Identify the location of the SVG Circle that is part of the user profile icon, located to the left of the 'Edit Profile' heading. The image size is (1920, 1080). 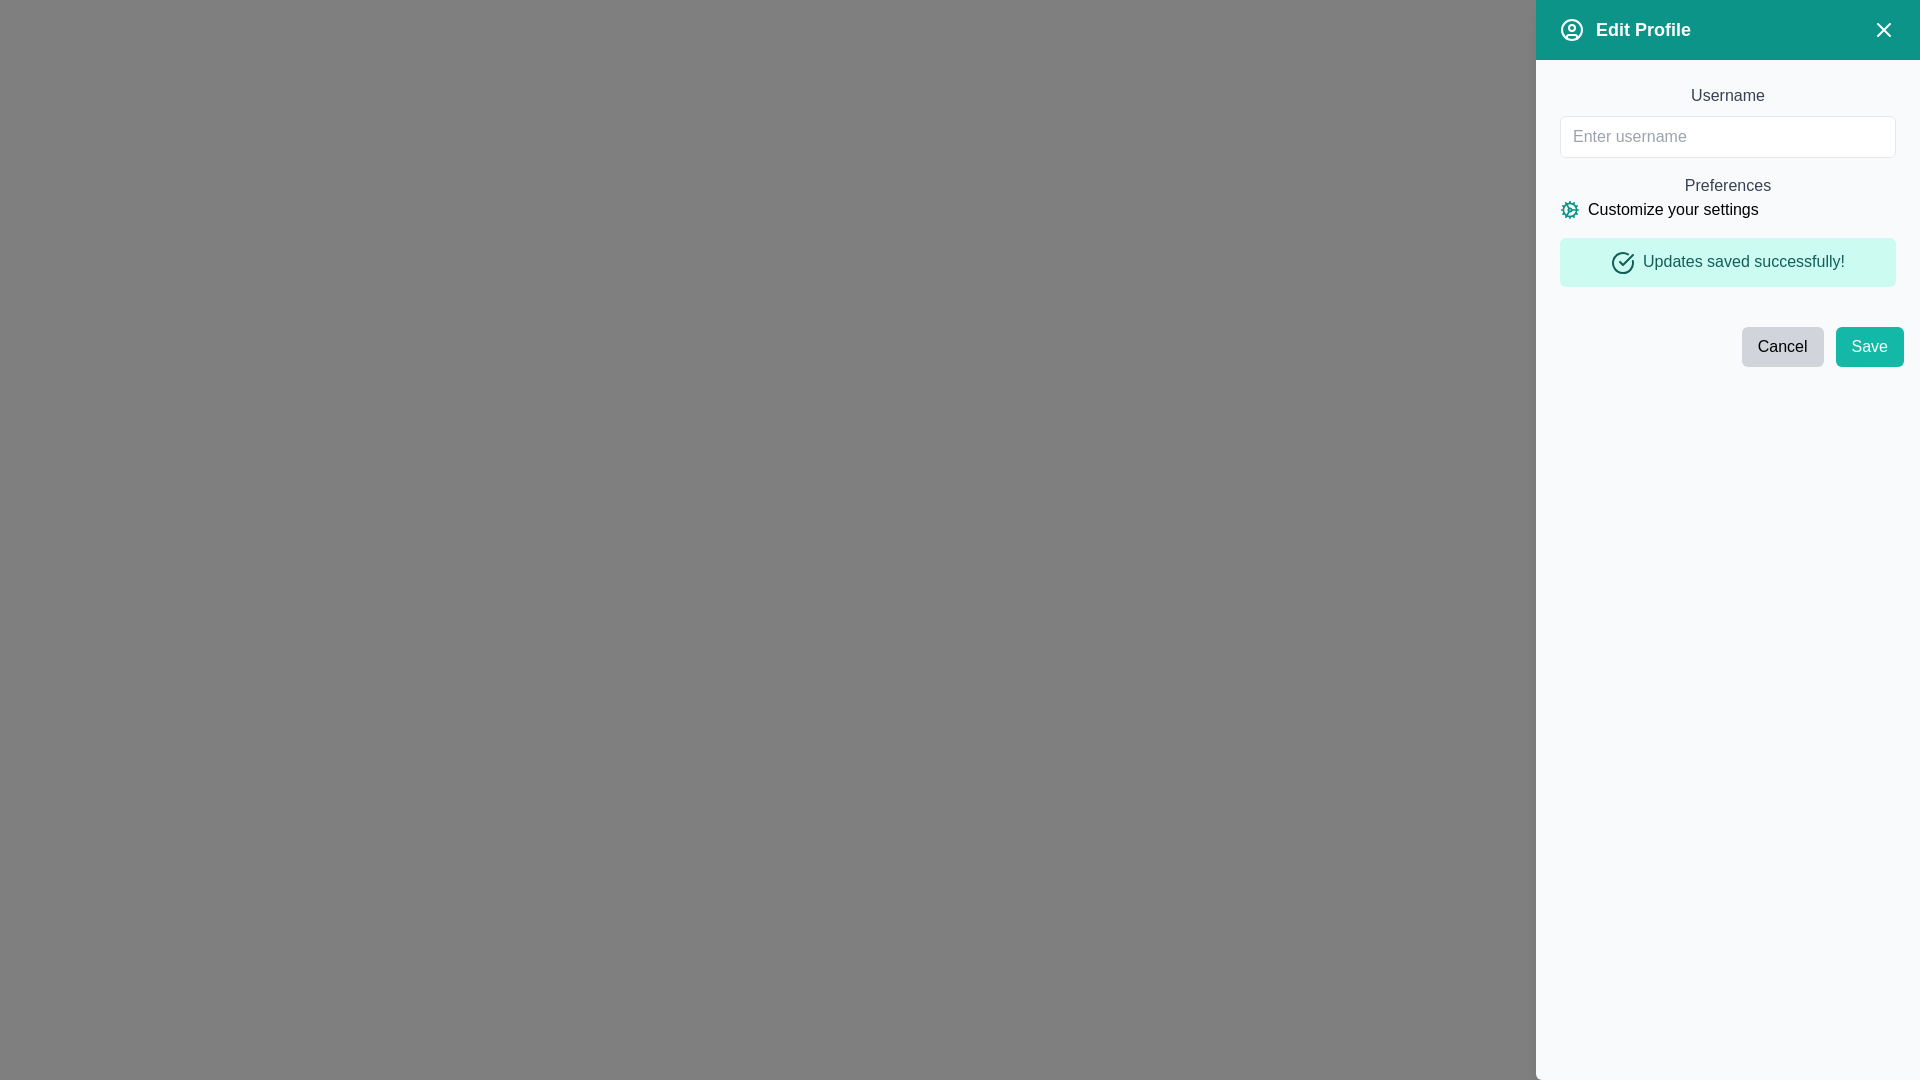
(1570, 30).